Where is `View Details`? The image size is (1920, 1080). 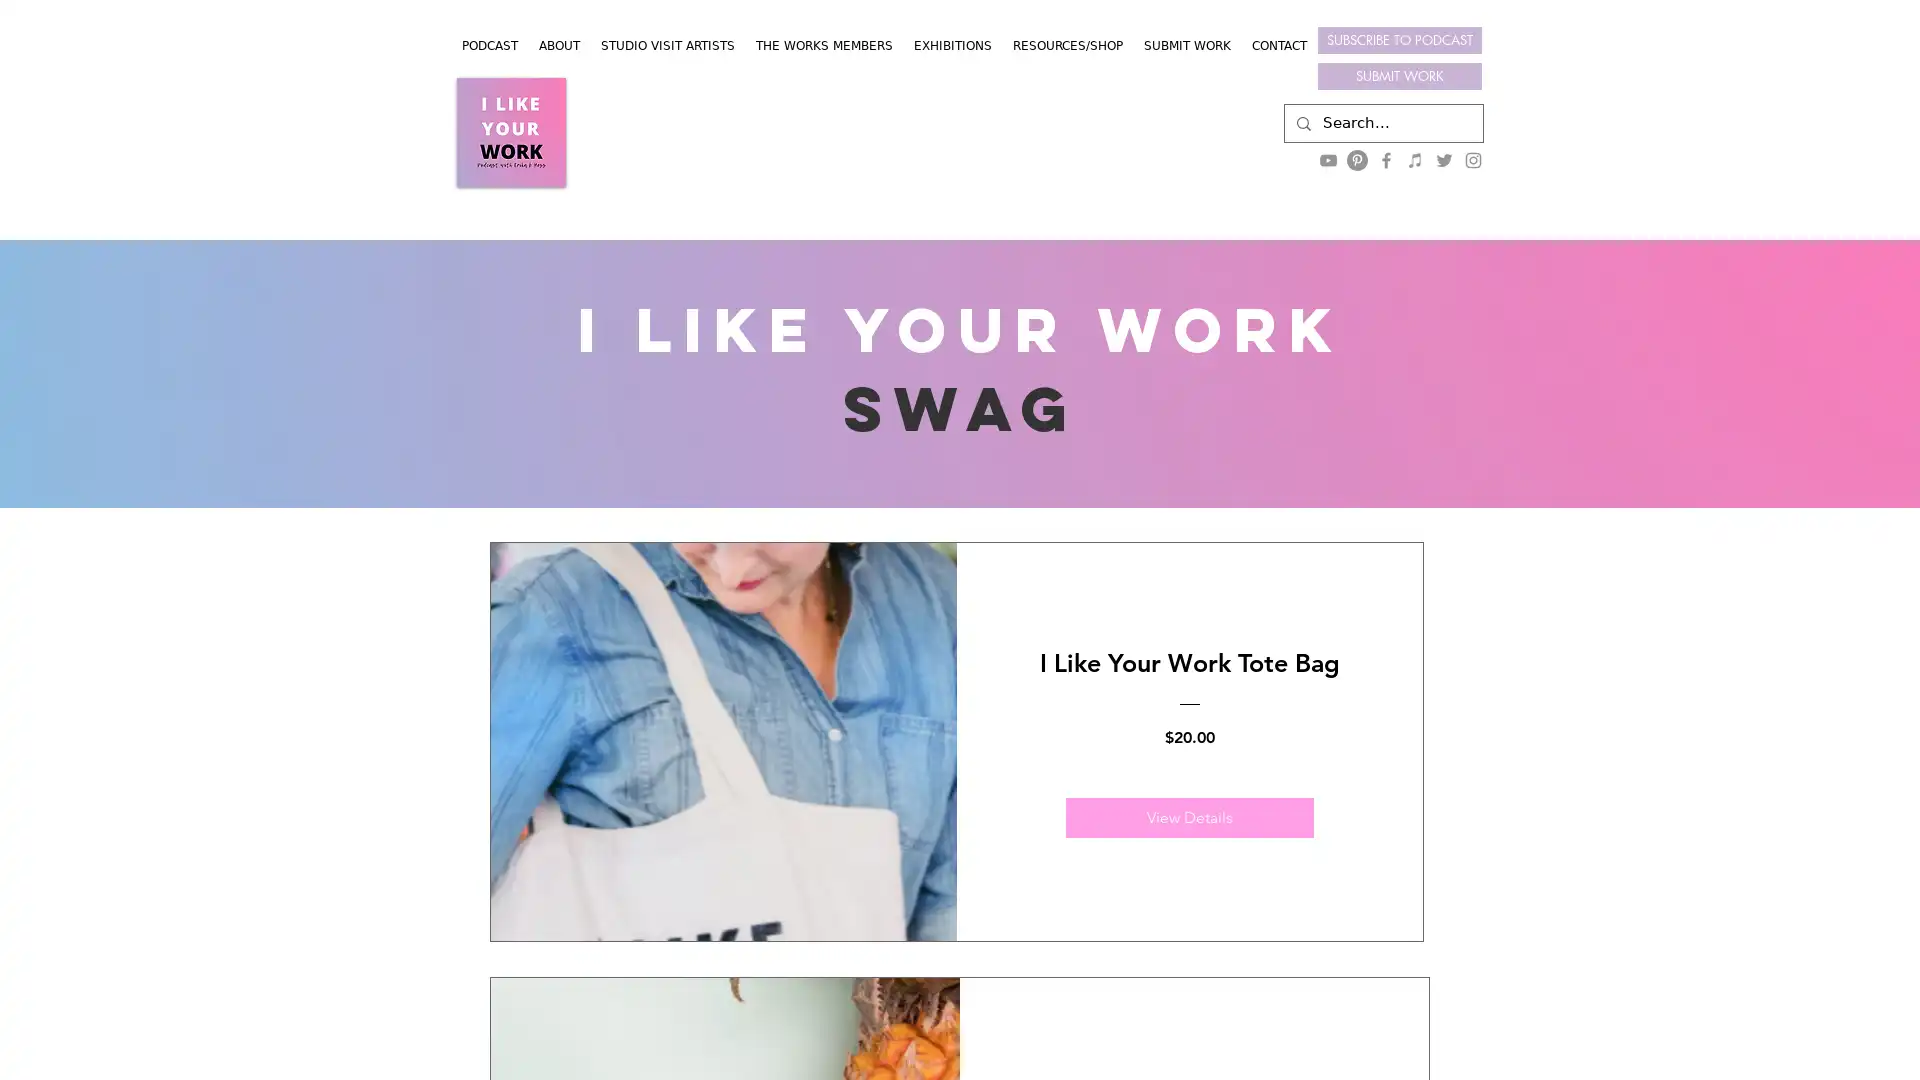
View Details is located at coordinates (1189, 817).